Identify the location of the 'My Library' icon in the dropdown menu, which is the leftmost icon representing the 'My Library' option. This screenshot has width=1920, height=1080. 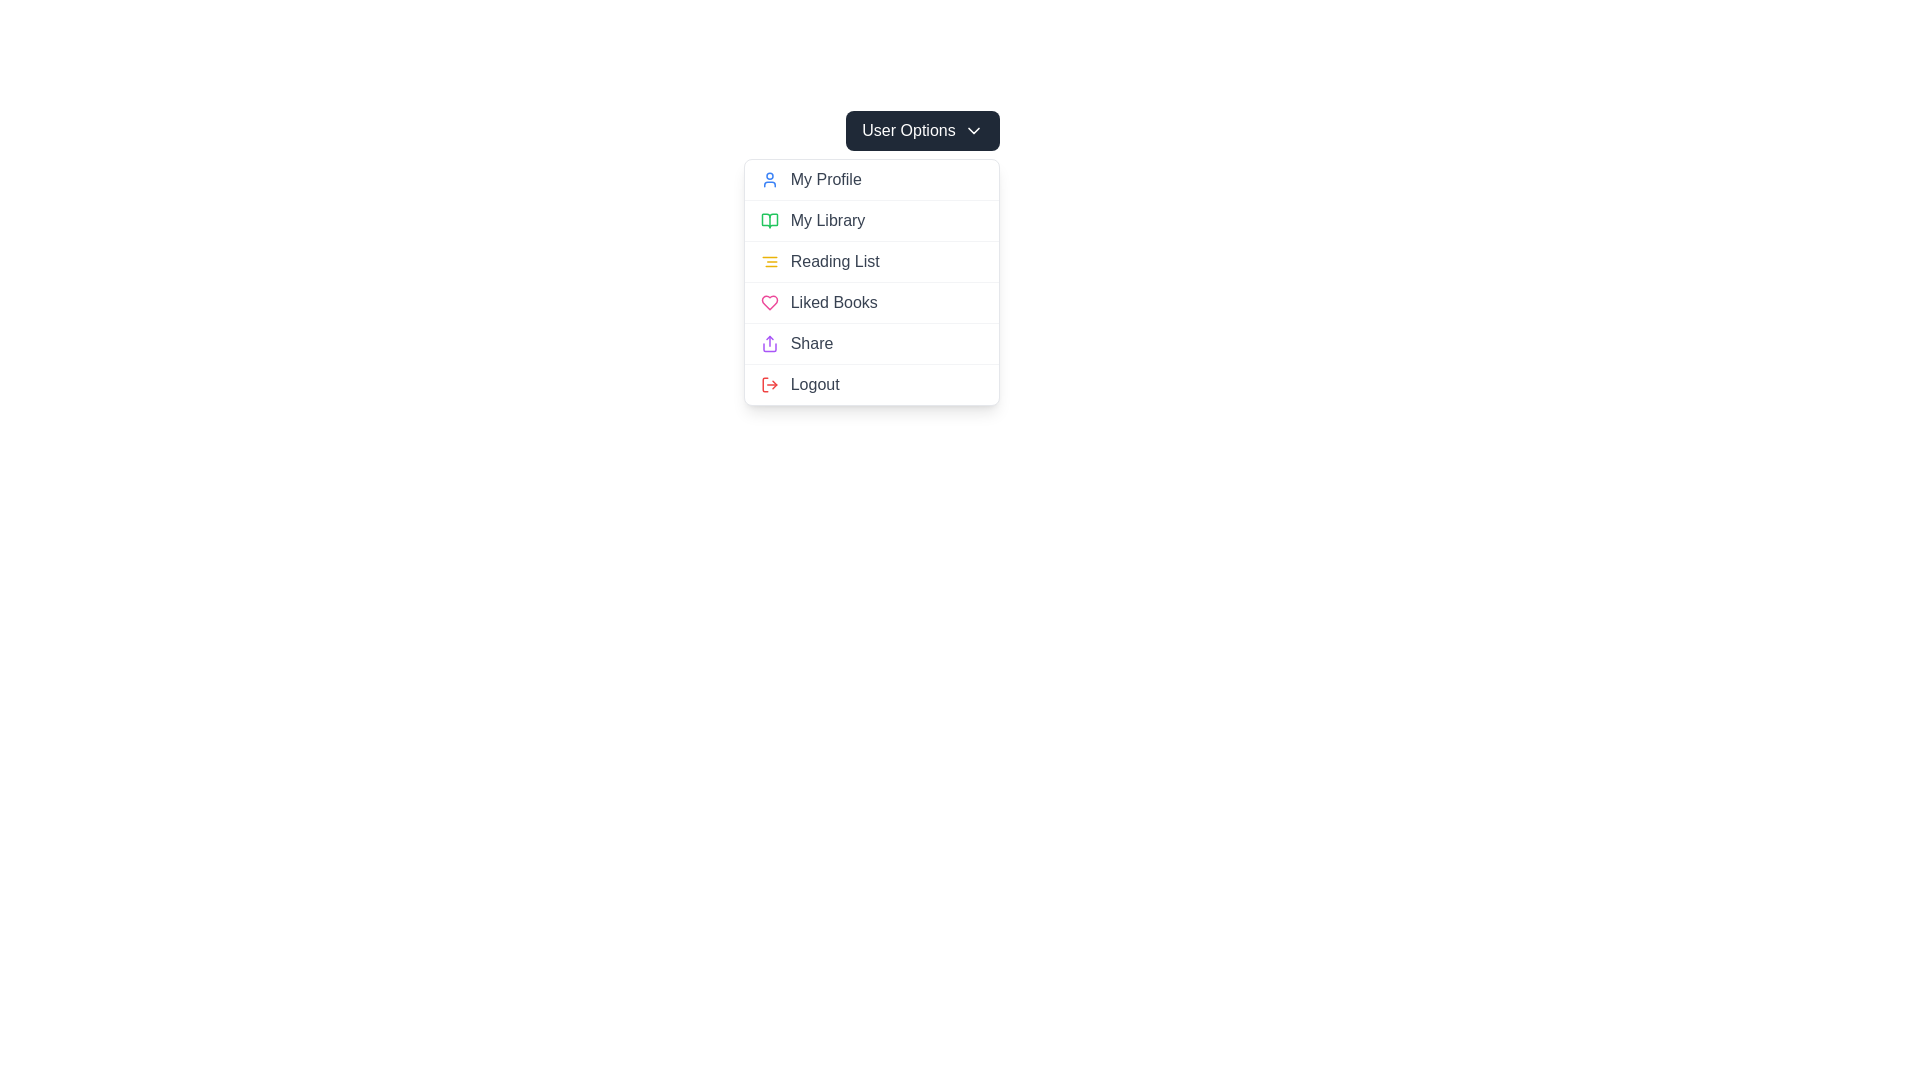
(768, 220).